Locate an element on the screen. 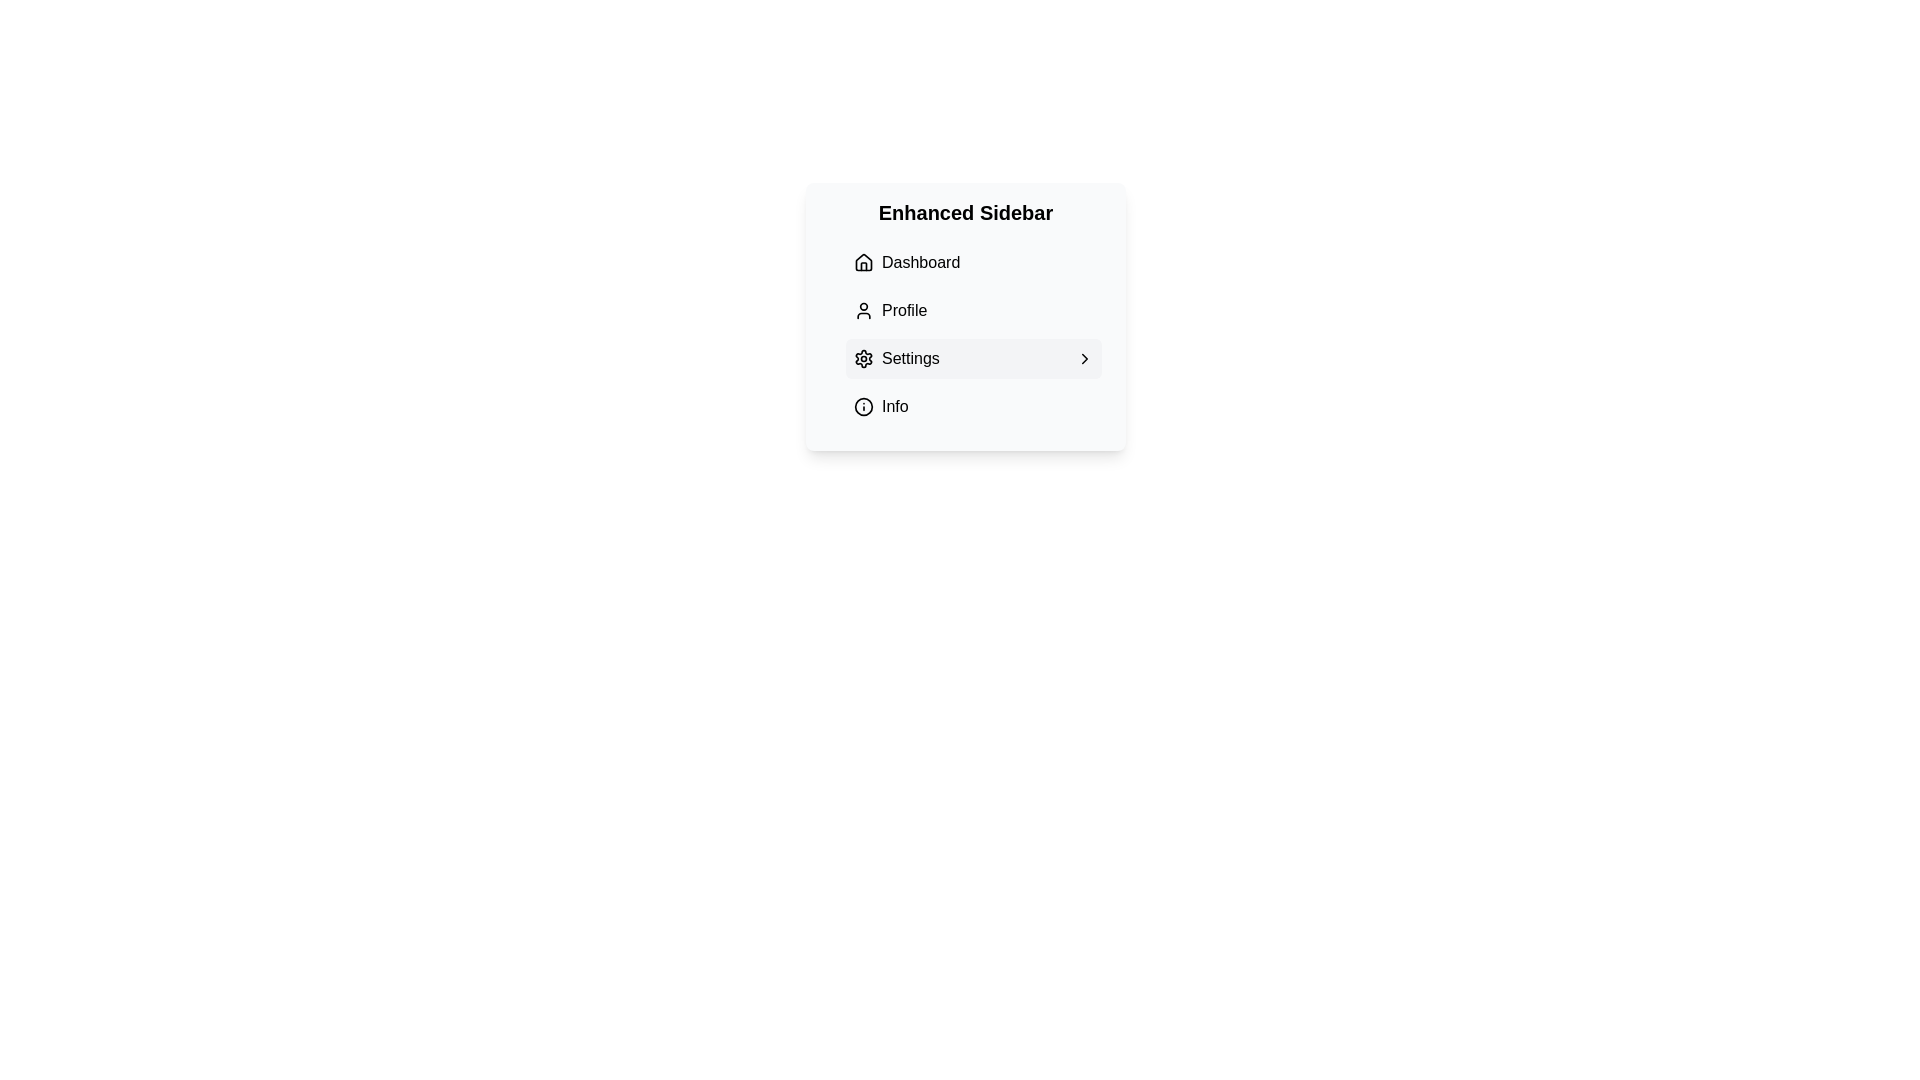 The image size is (1920, 1080). the user profile icon, which is a circular icon above a semicircular base in black and white, located to the left of the 'Profile' text in the navigation menu is located at coordinates (864, 311).